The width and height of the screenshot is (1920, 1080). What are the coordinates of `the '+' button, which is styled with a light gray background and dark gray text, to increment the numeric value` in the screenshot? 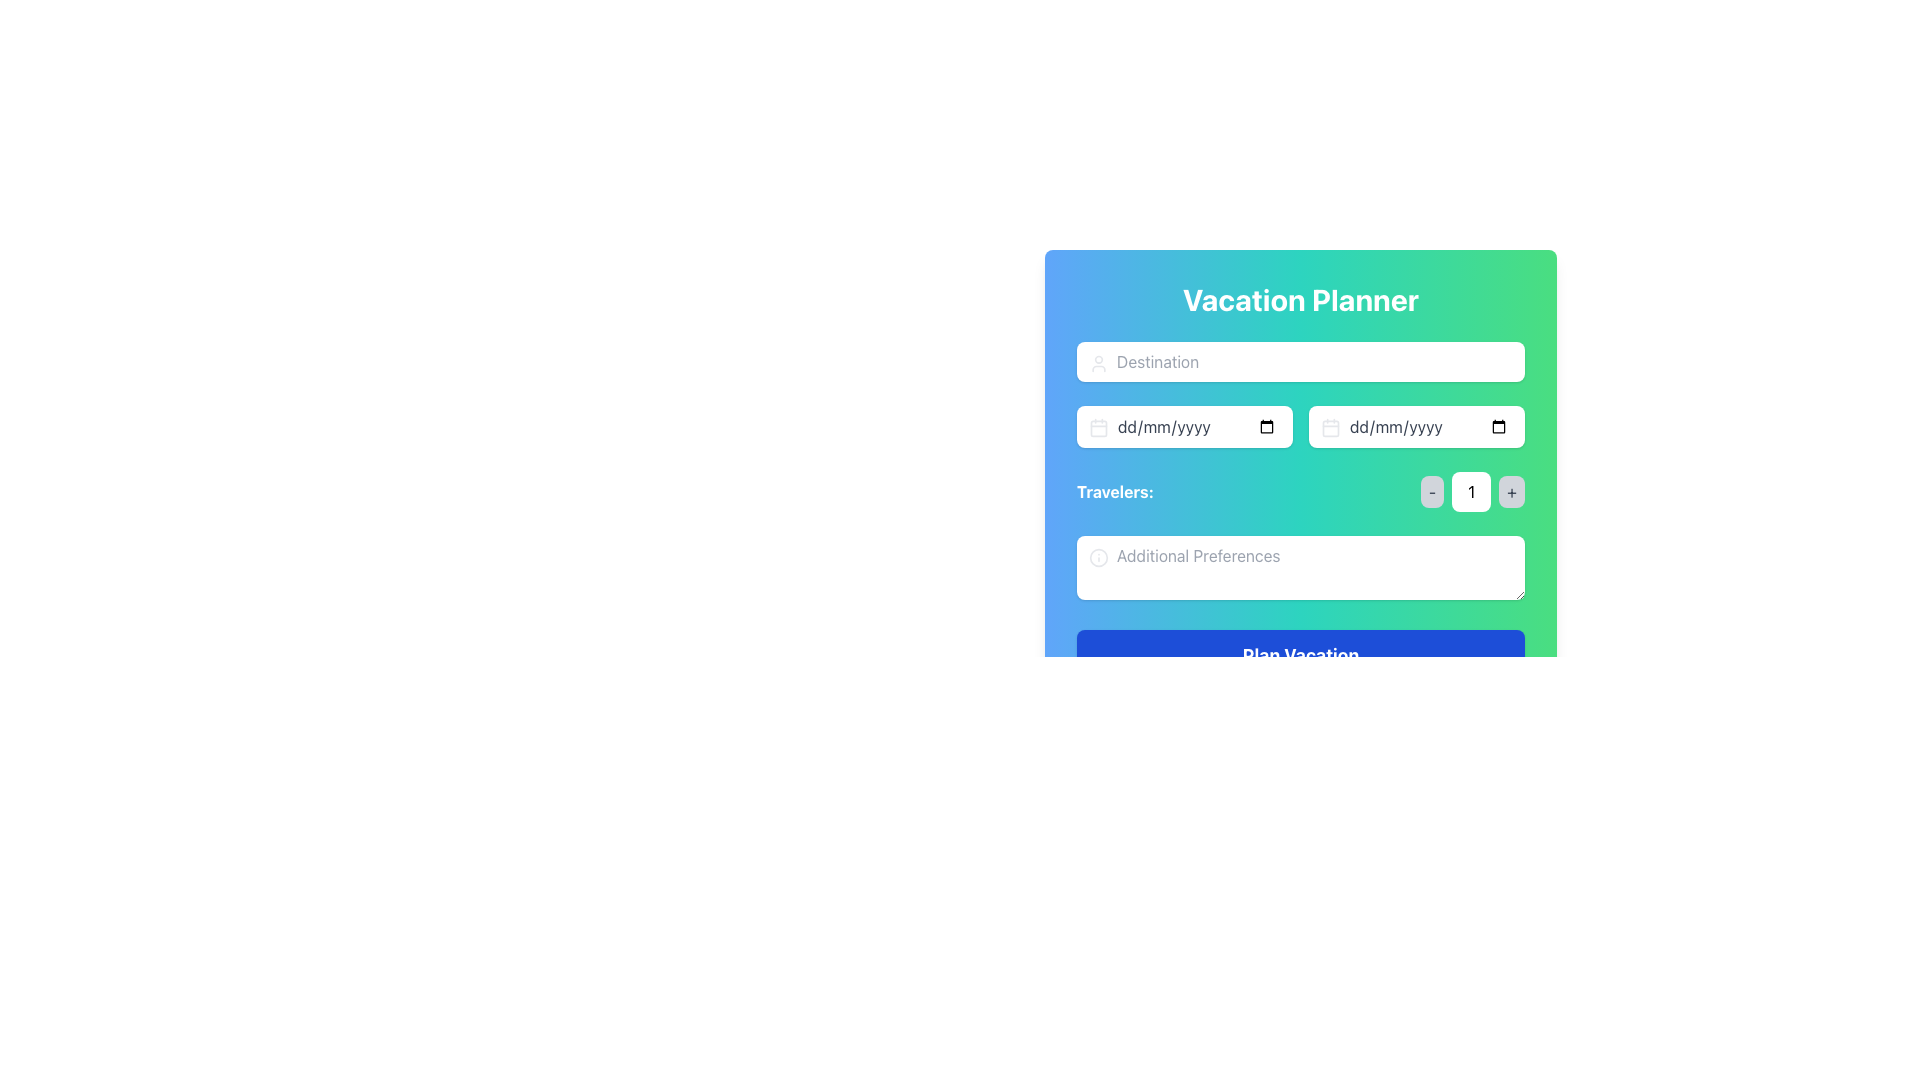 It's located at (1512, 492).